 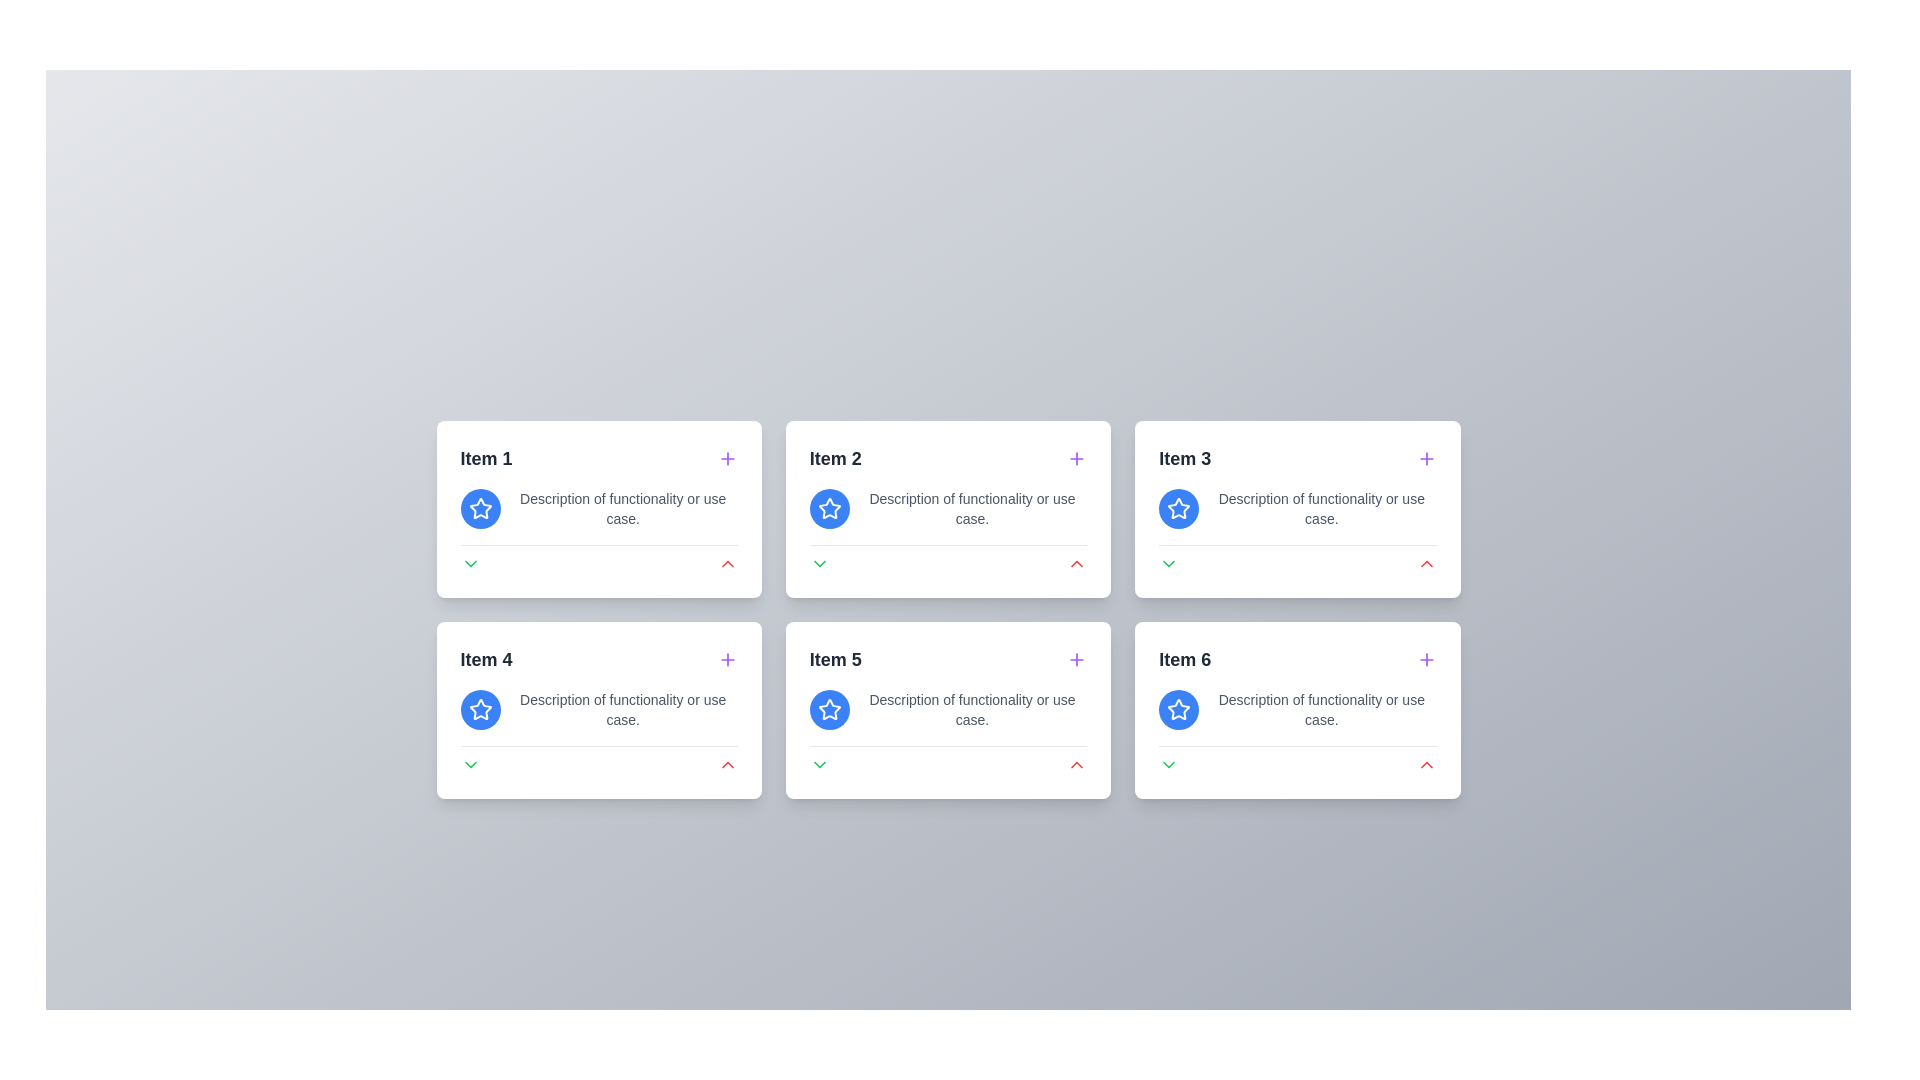 What do you see at coordinates (480, 708) in the screenshot?
I see `the star icon button located in the upper left corner of the 'Item 4' card to mark it as a favorite` at bounding box center [480, 708].